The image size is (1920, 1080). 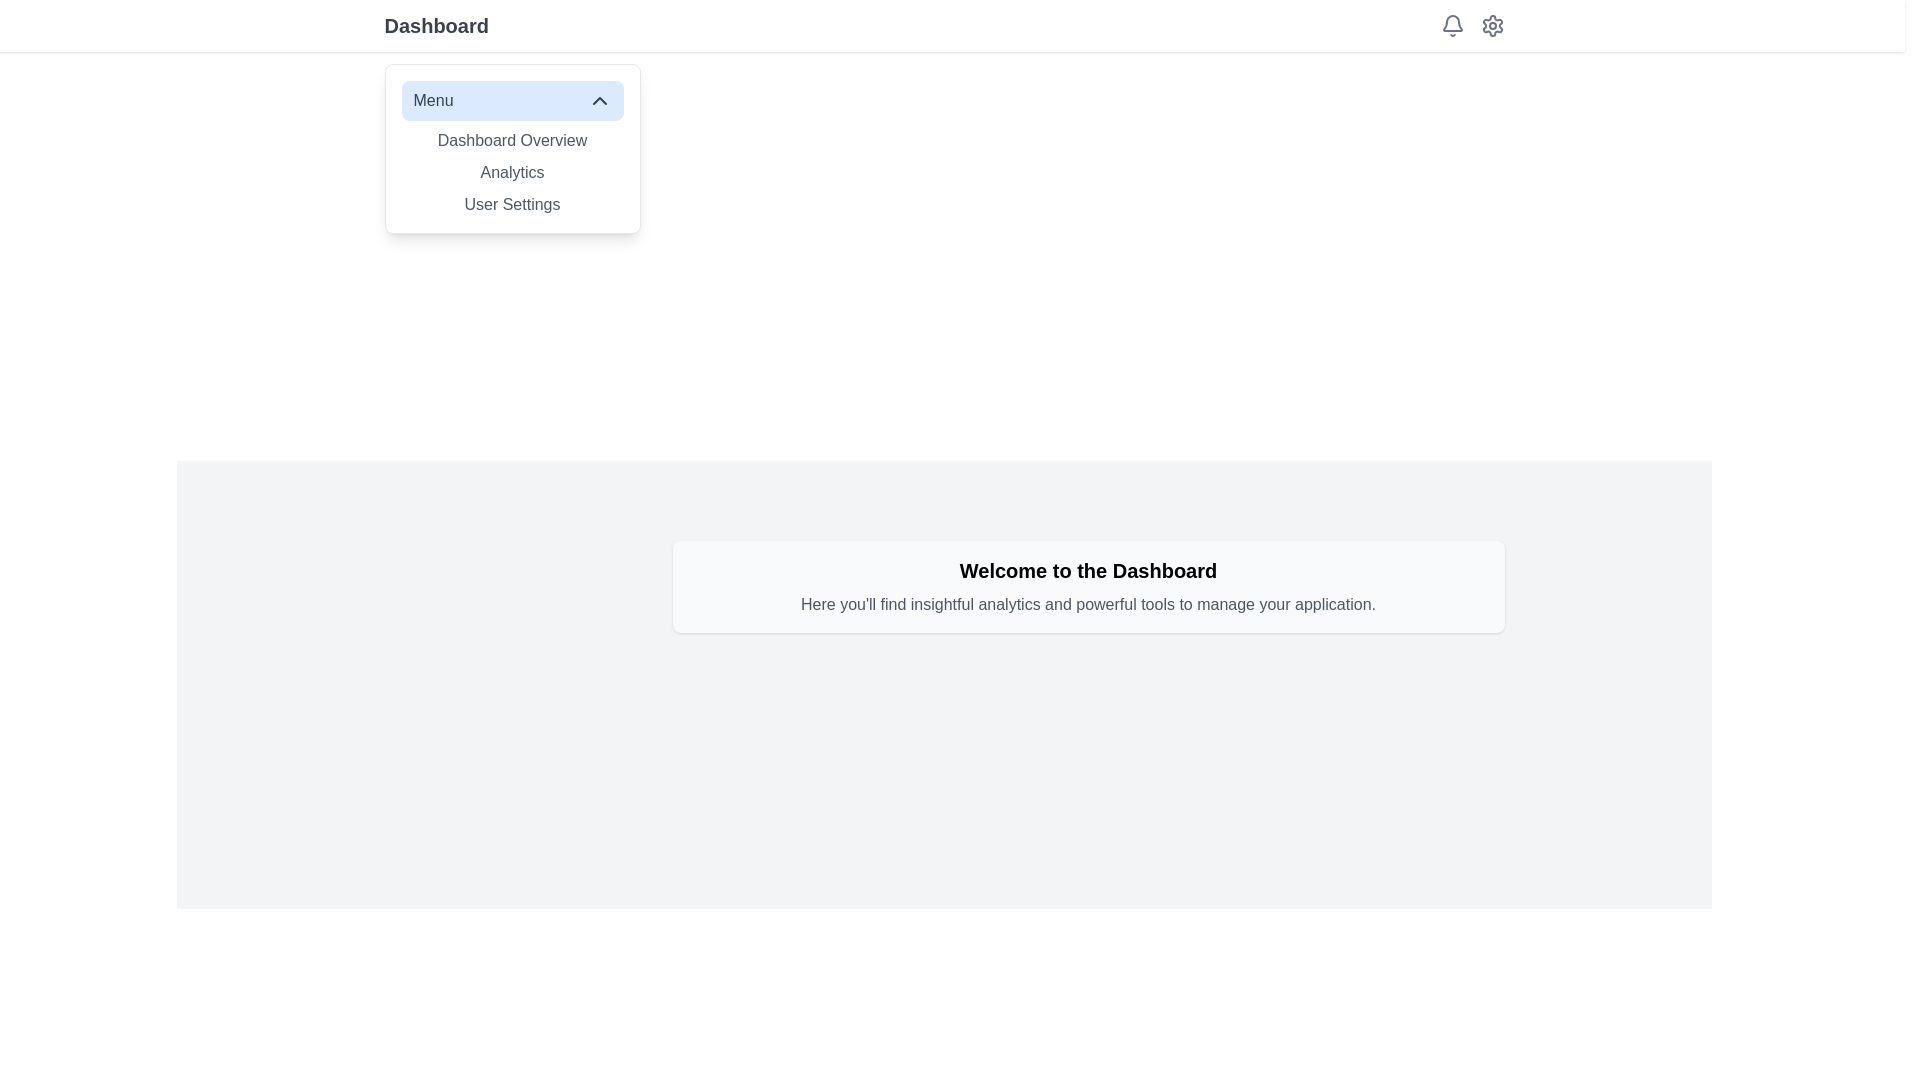 What do you see at coordinates (512, 100) in the screenshot?
I see `the expandable menu button located at the top center of the dropdown menu panel` at bounding box center [512, 100].